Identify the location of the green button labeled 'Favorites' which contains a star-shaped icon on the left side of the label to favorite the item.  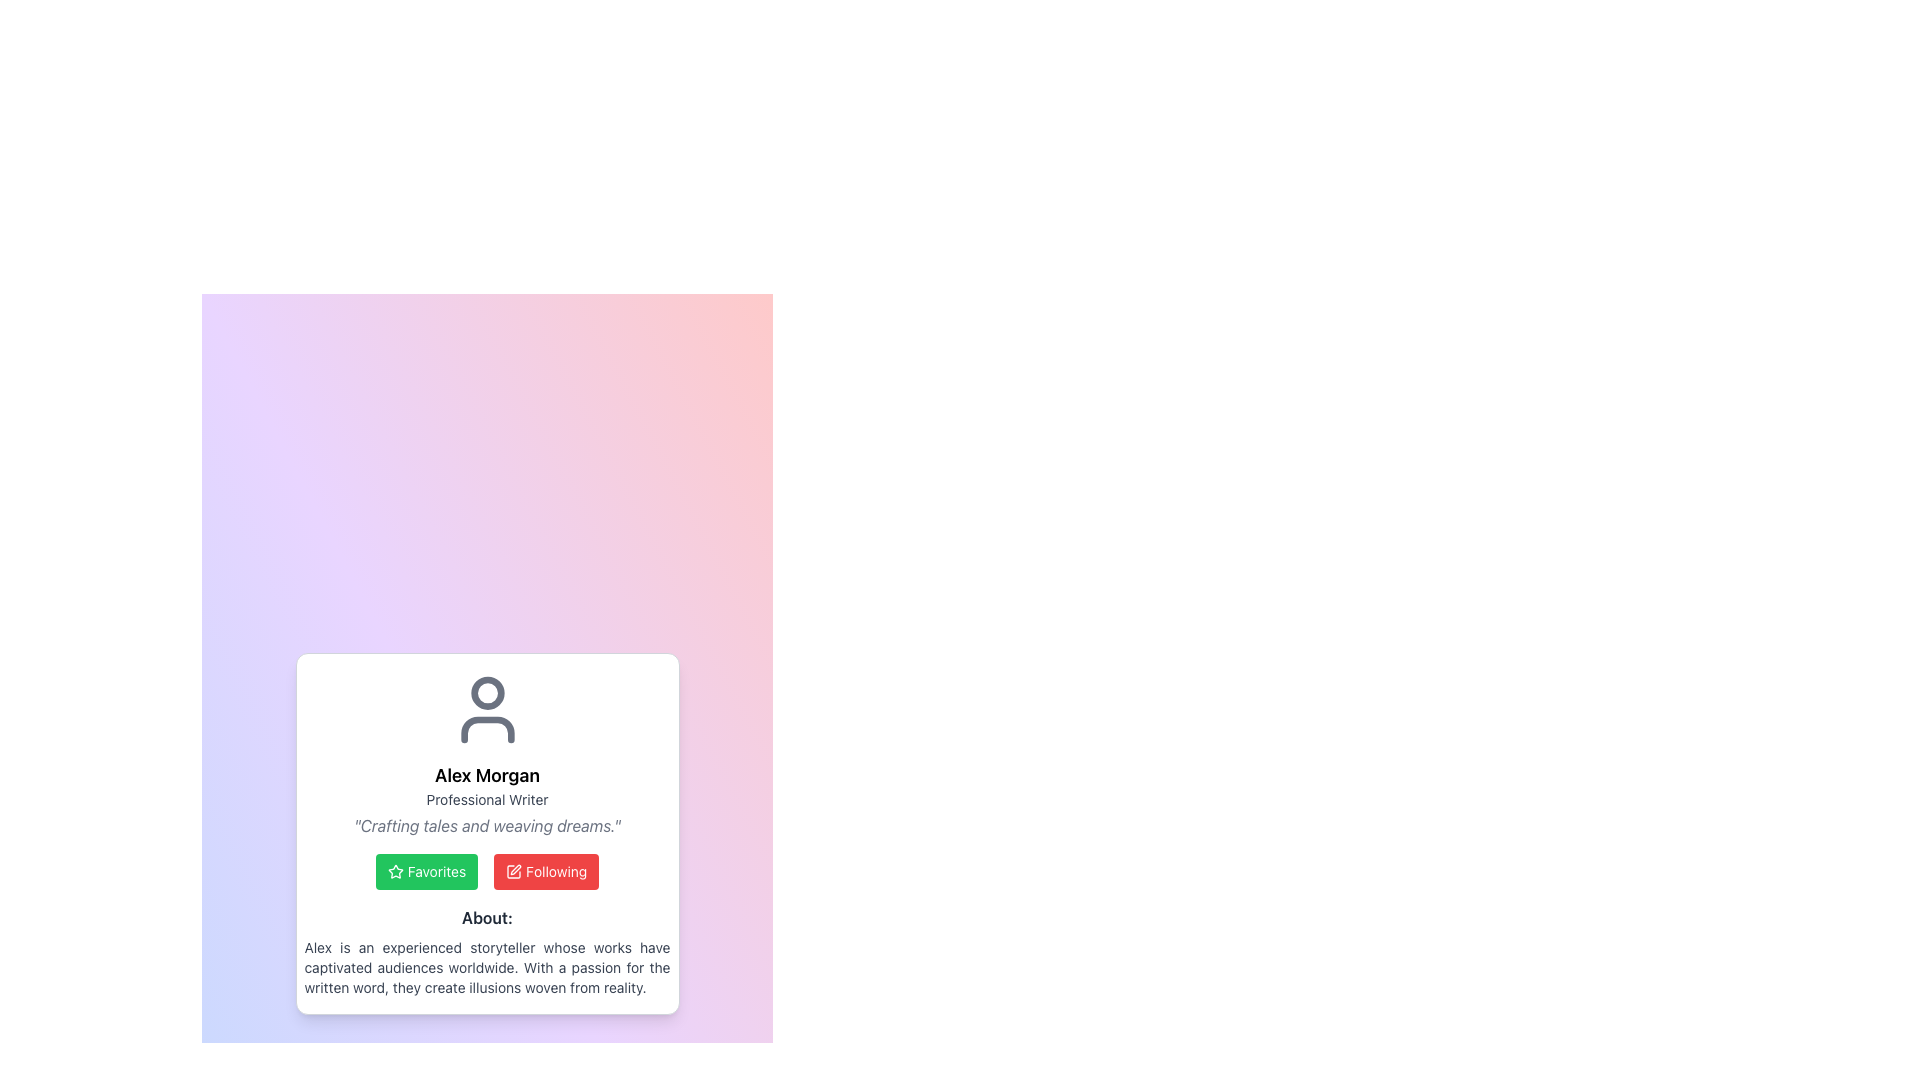
(395, 870).